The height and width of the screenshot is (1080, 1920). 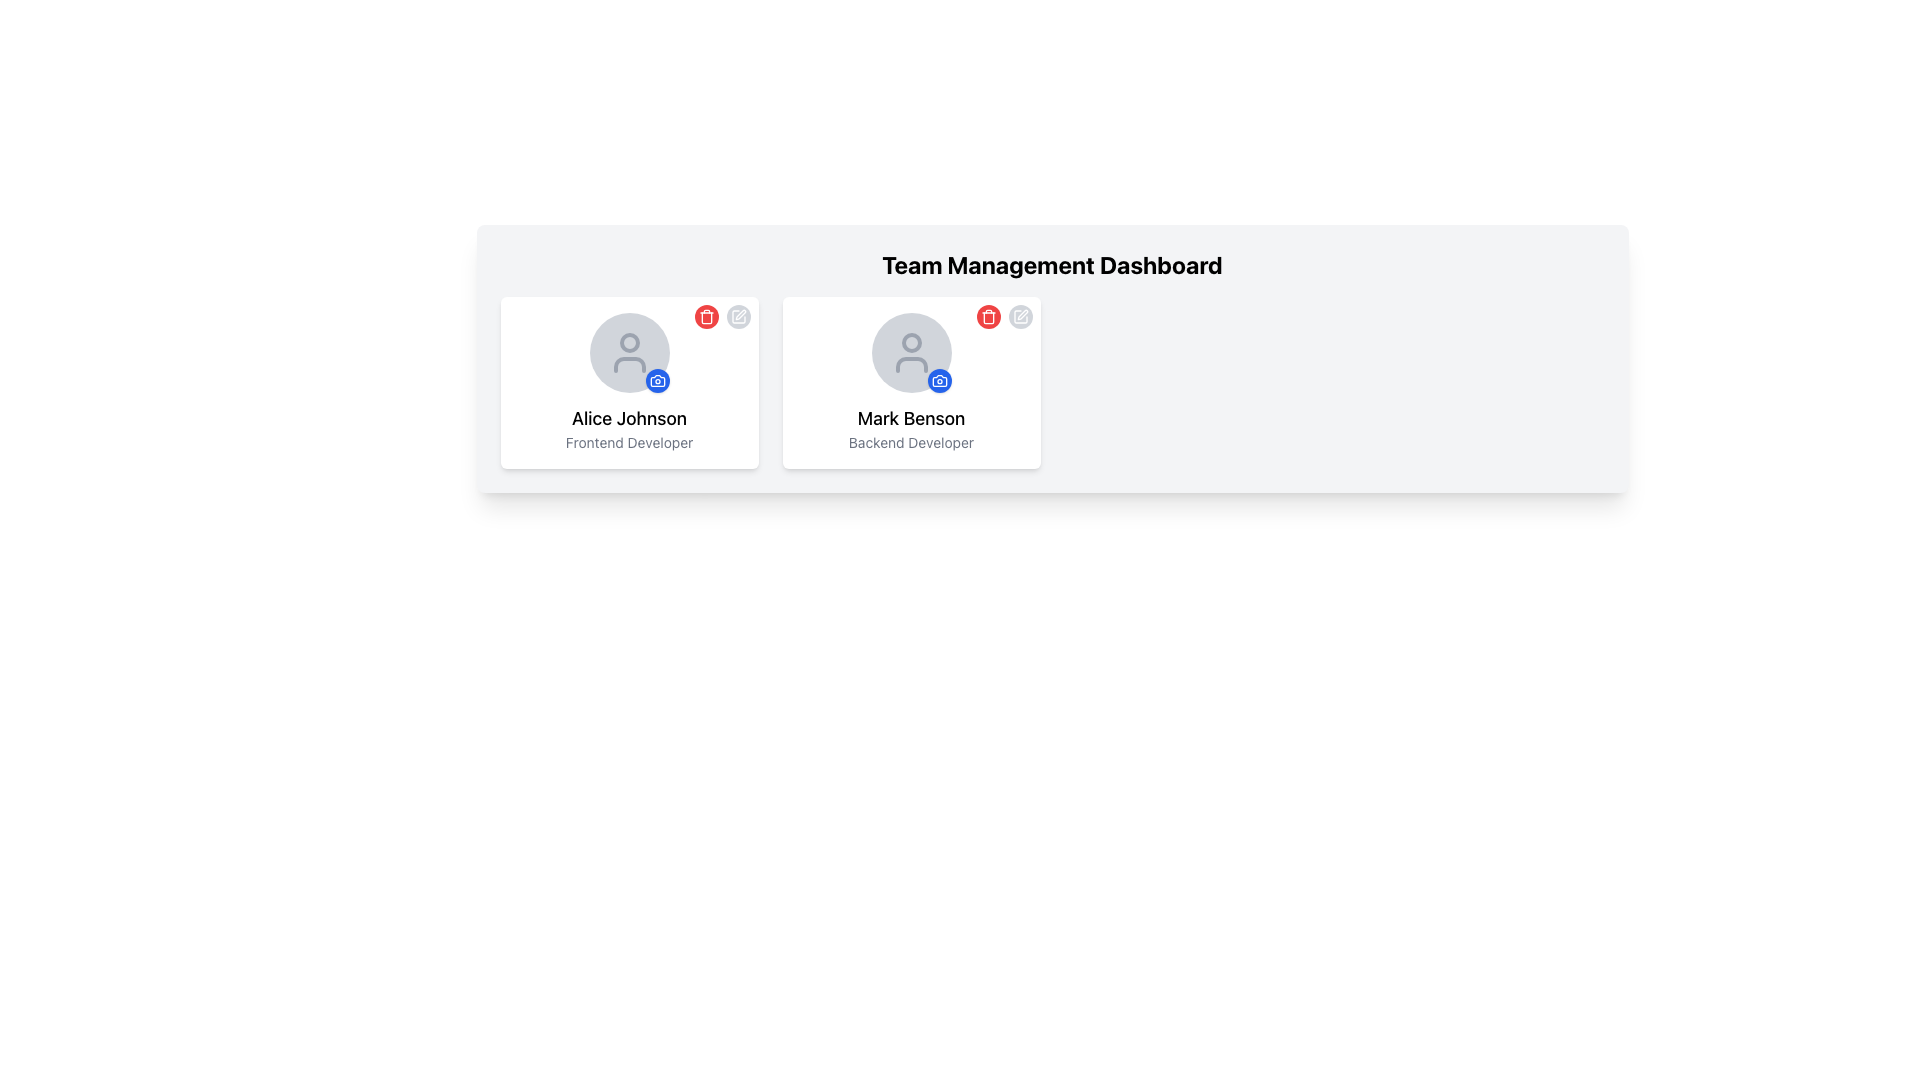 What do you see at coordinates (938, 381) in the screenshot?
I see `the circular blue button featuring a white camera icon associated with the 'Mark Benson' card in the 'Team Management Dashboard'` at bounding box center [938, 381].